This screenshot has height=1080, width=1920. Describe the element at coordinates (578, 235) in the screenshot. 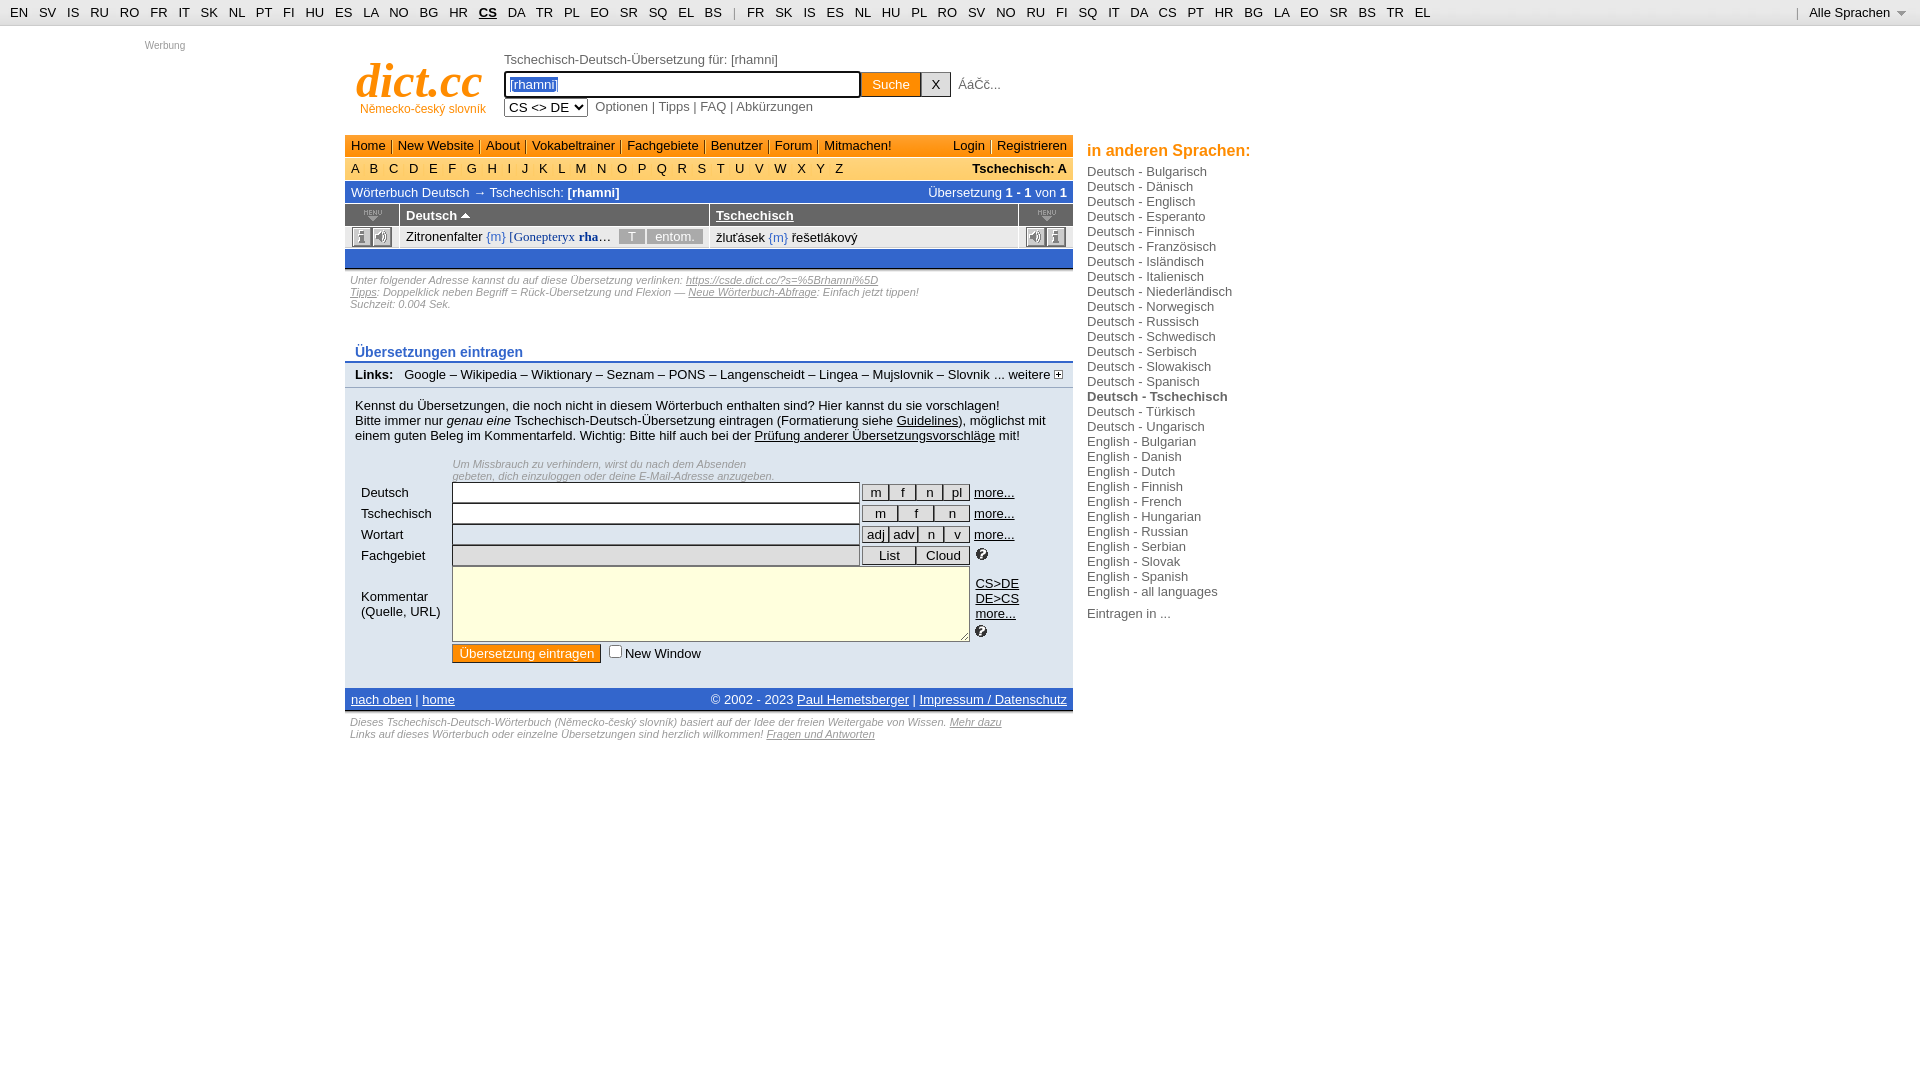

I see `'rhamni]'` at that location.